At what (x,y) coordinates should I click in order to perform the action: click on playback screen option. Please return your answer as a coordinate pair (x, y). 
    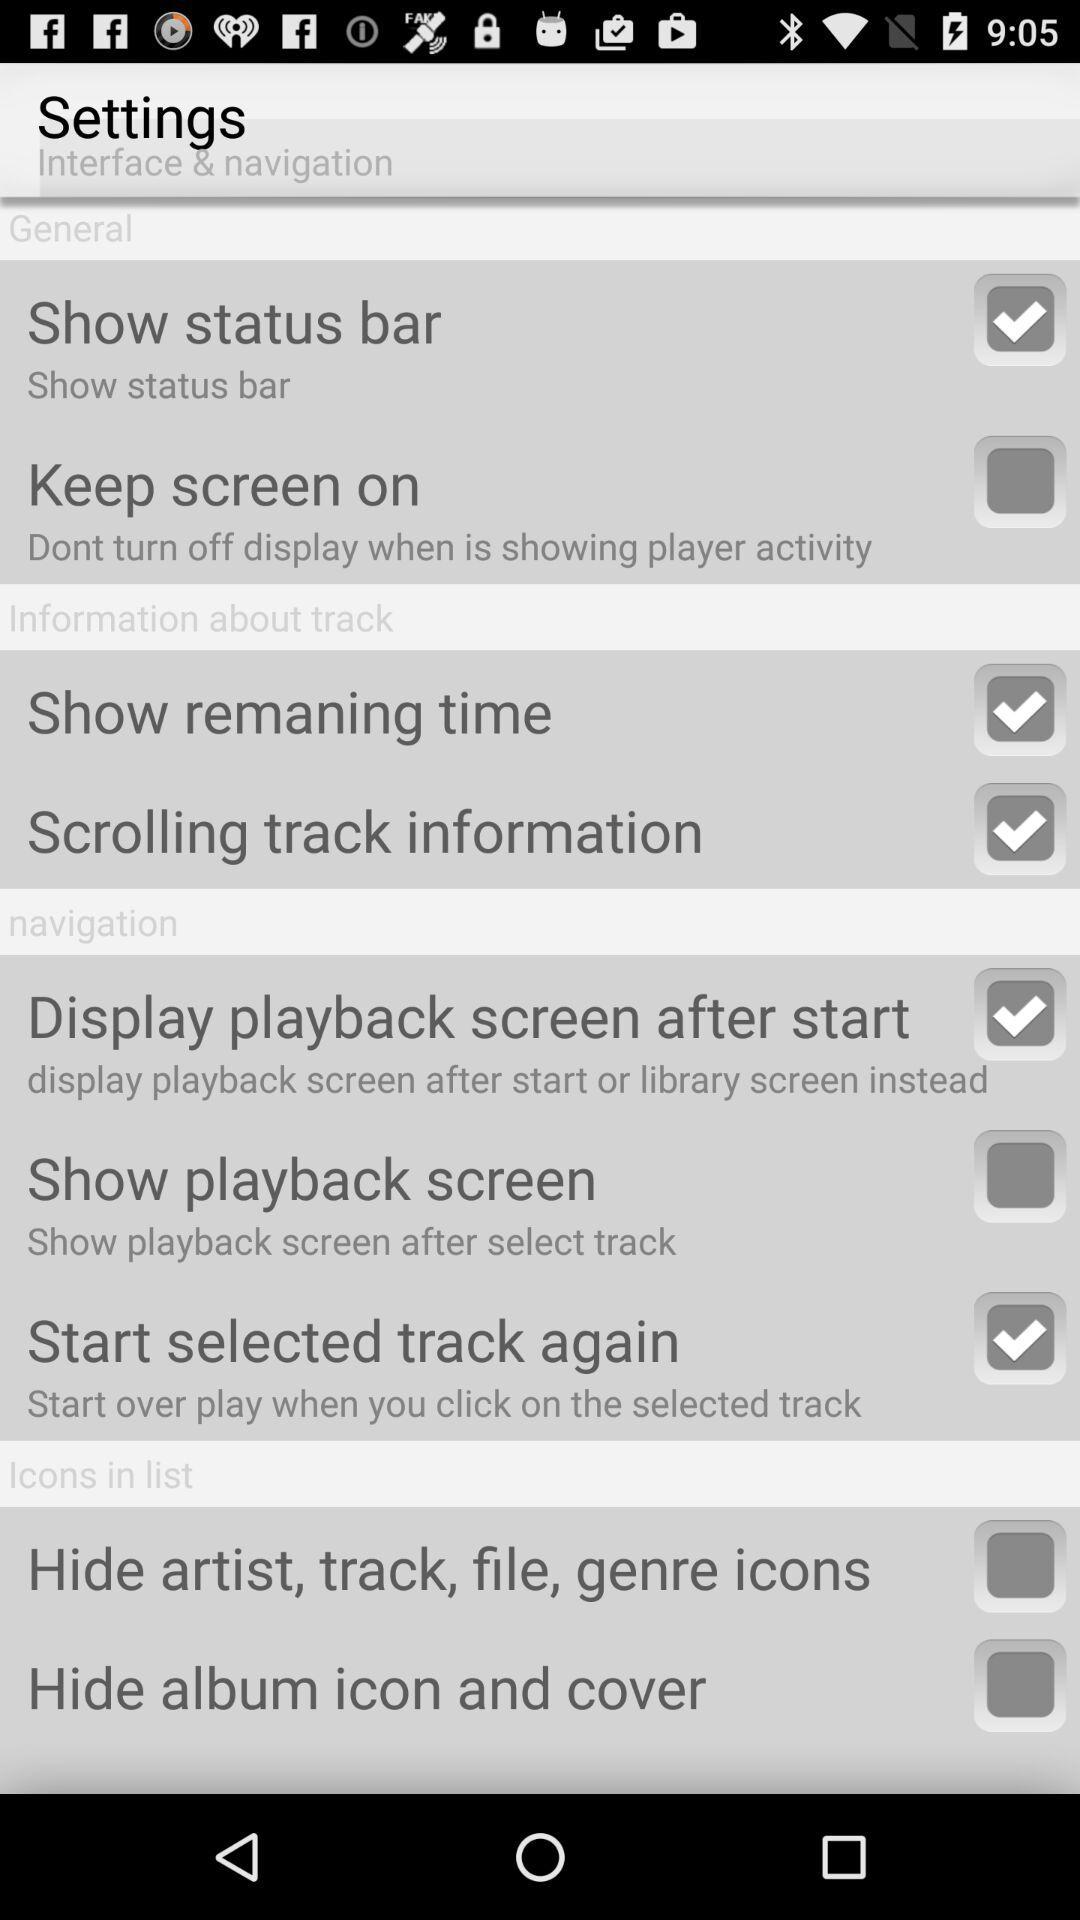
    Looking at the image, I should click on (1020, 1176).